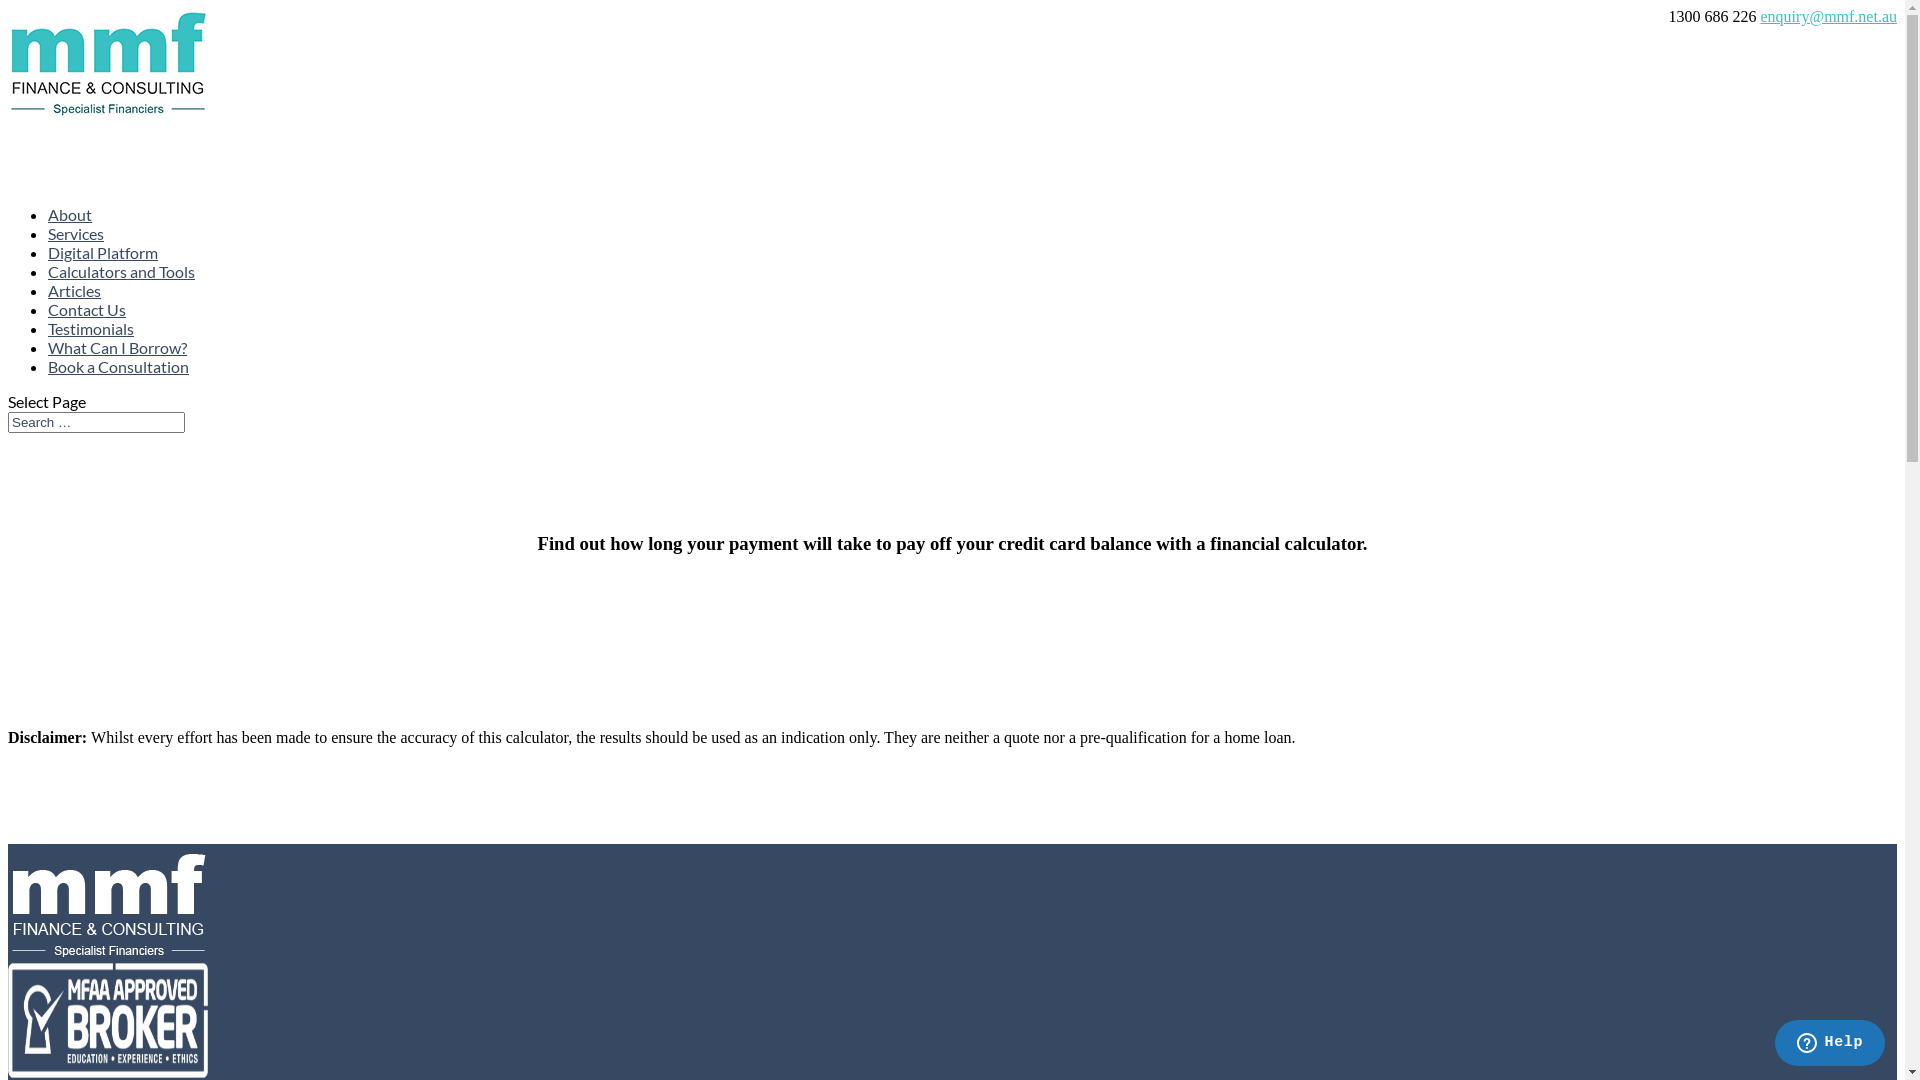 The height and width of the screenshot is (1080, 1920). Describe the element at coordinates (95, 421) in the screenshot. I see `'Search for:'` at that location.